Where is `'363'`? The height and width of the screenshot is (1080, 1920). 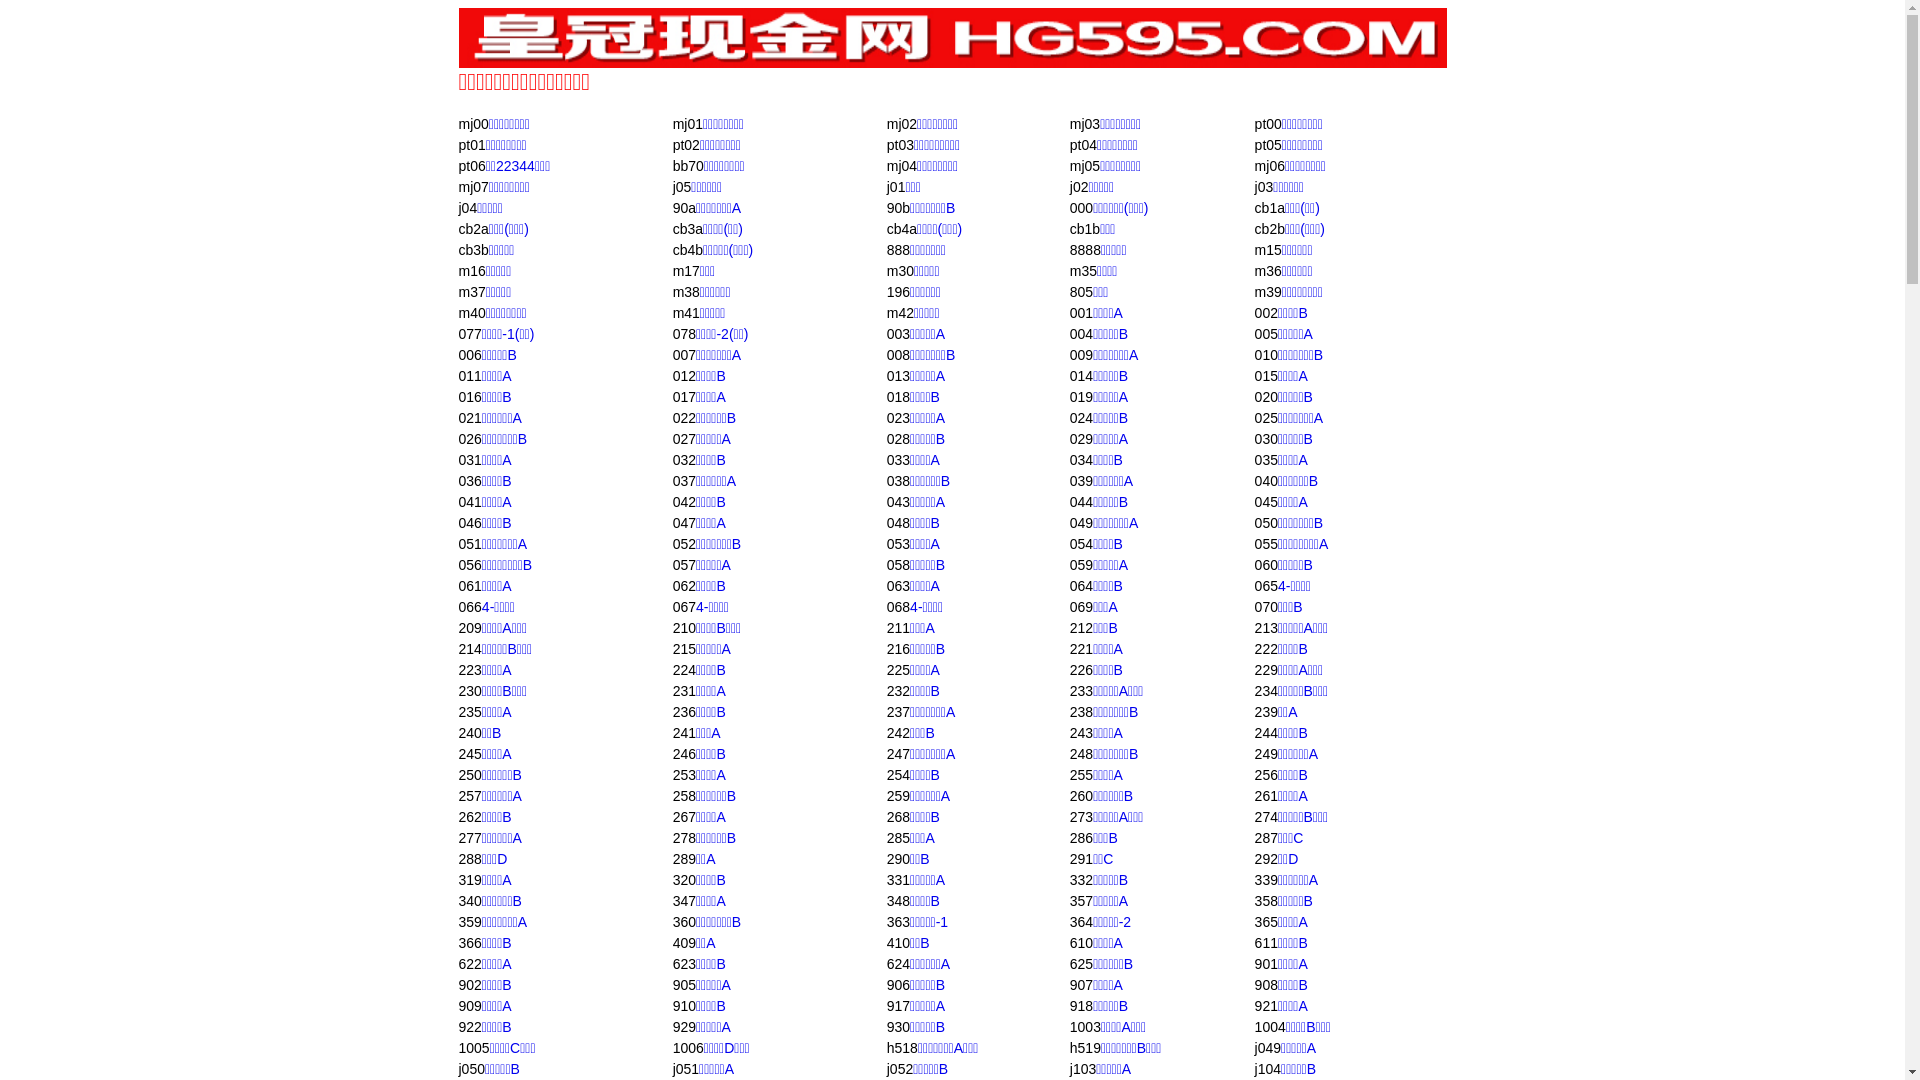
'363' is located at coordinates (897, 921).